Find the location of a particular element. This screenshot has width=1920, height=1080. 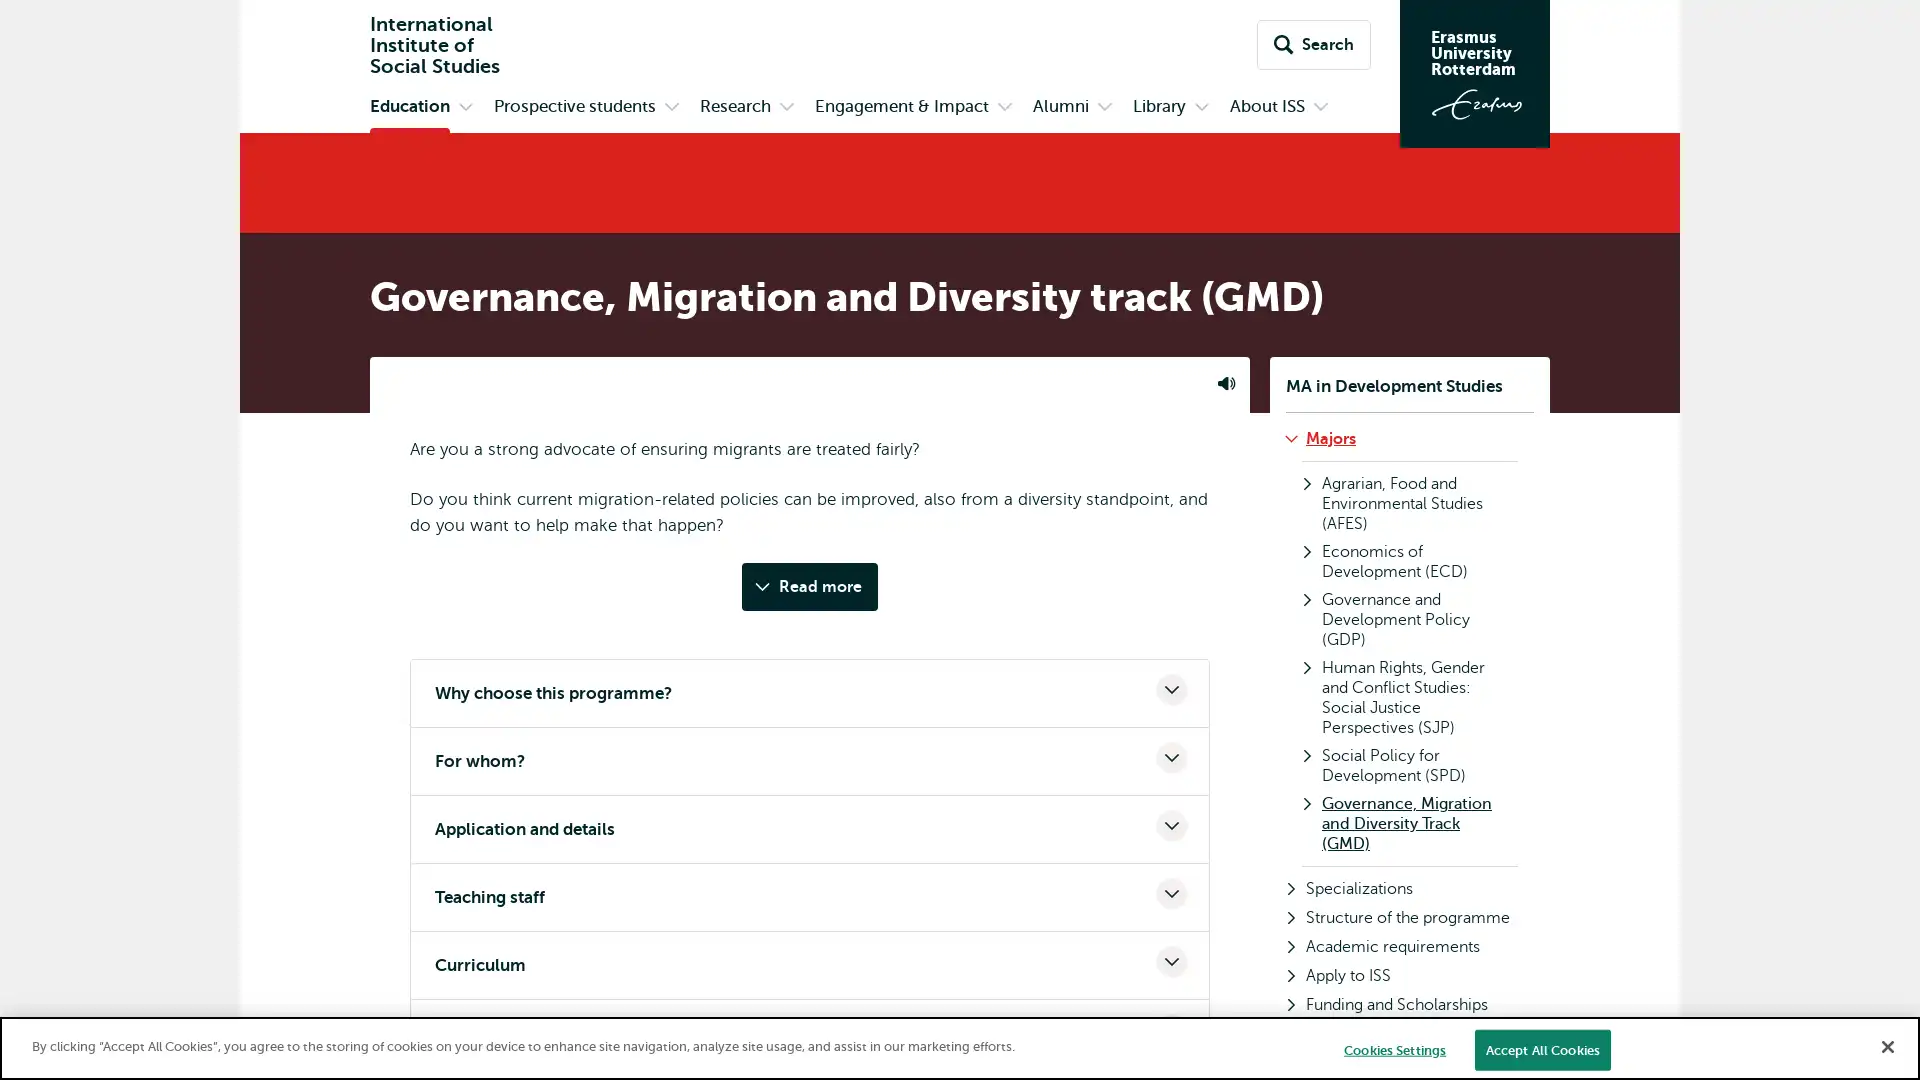

Open submenu is located at coordinates (464, 108).